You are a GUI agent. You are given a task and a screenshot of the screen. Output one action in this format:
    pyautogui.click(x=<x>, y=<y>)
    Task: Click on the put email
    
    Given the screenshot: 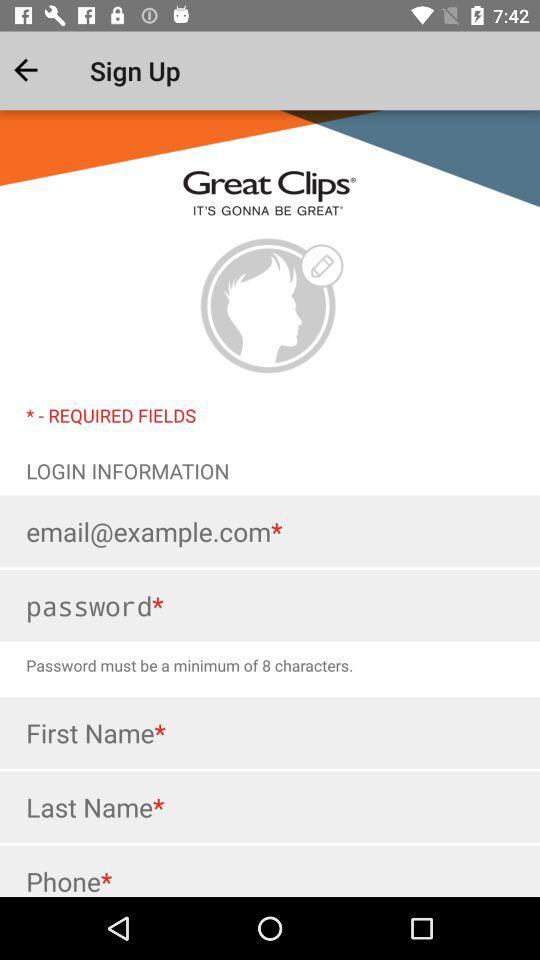 What is the action you would take?
    pyautogui.click(x=270, y=530)
    